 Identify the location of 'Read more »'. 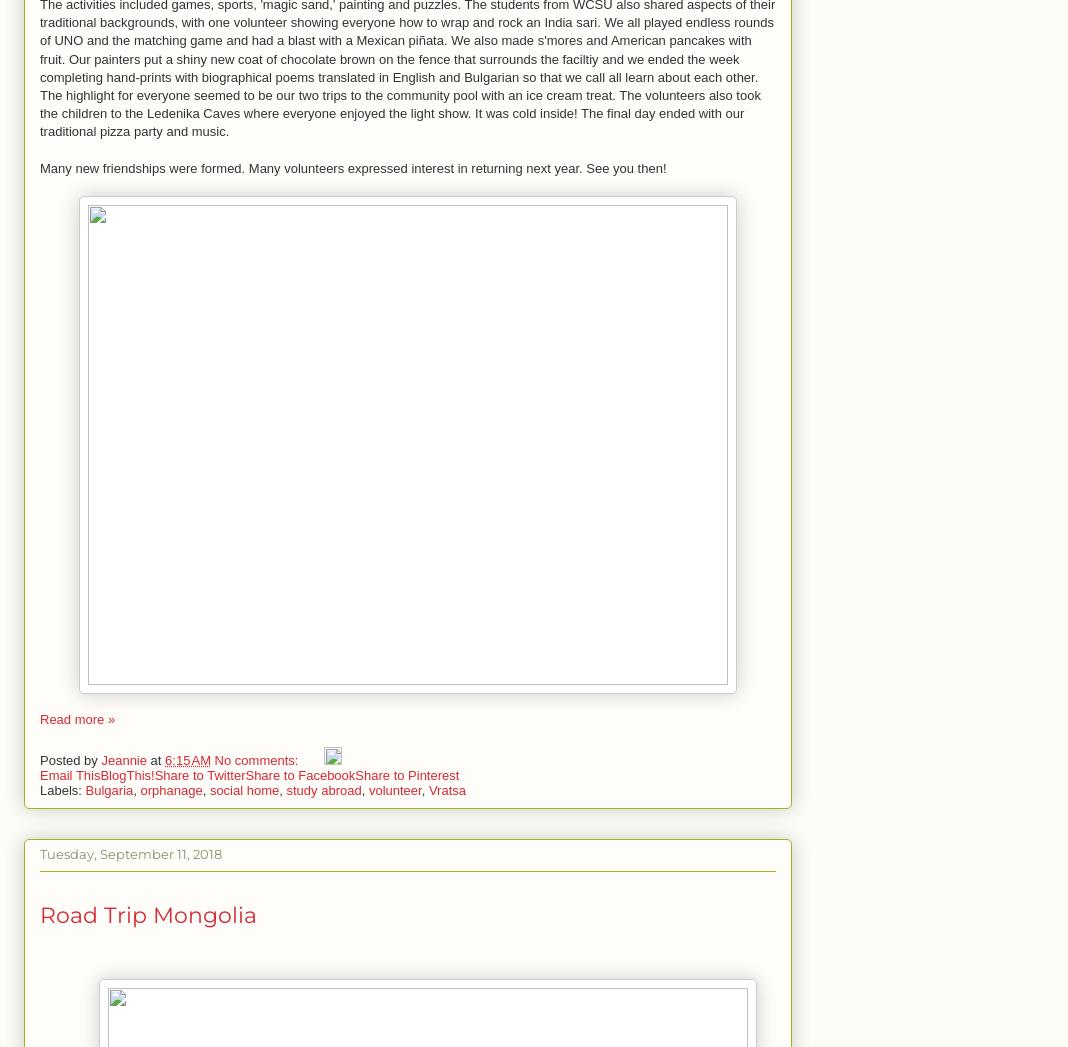
(76, 719).